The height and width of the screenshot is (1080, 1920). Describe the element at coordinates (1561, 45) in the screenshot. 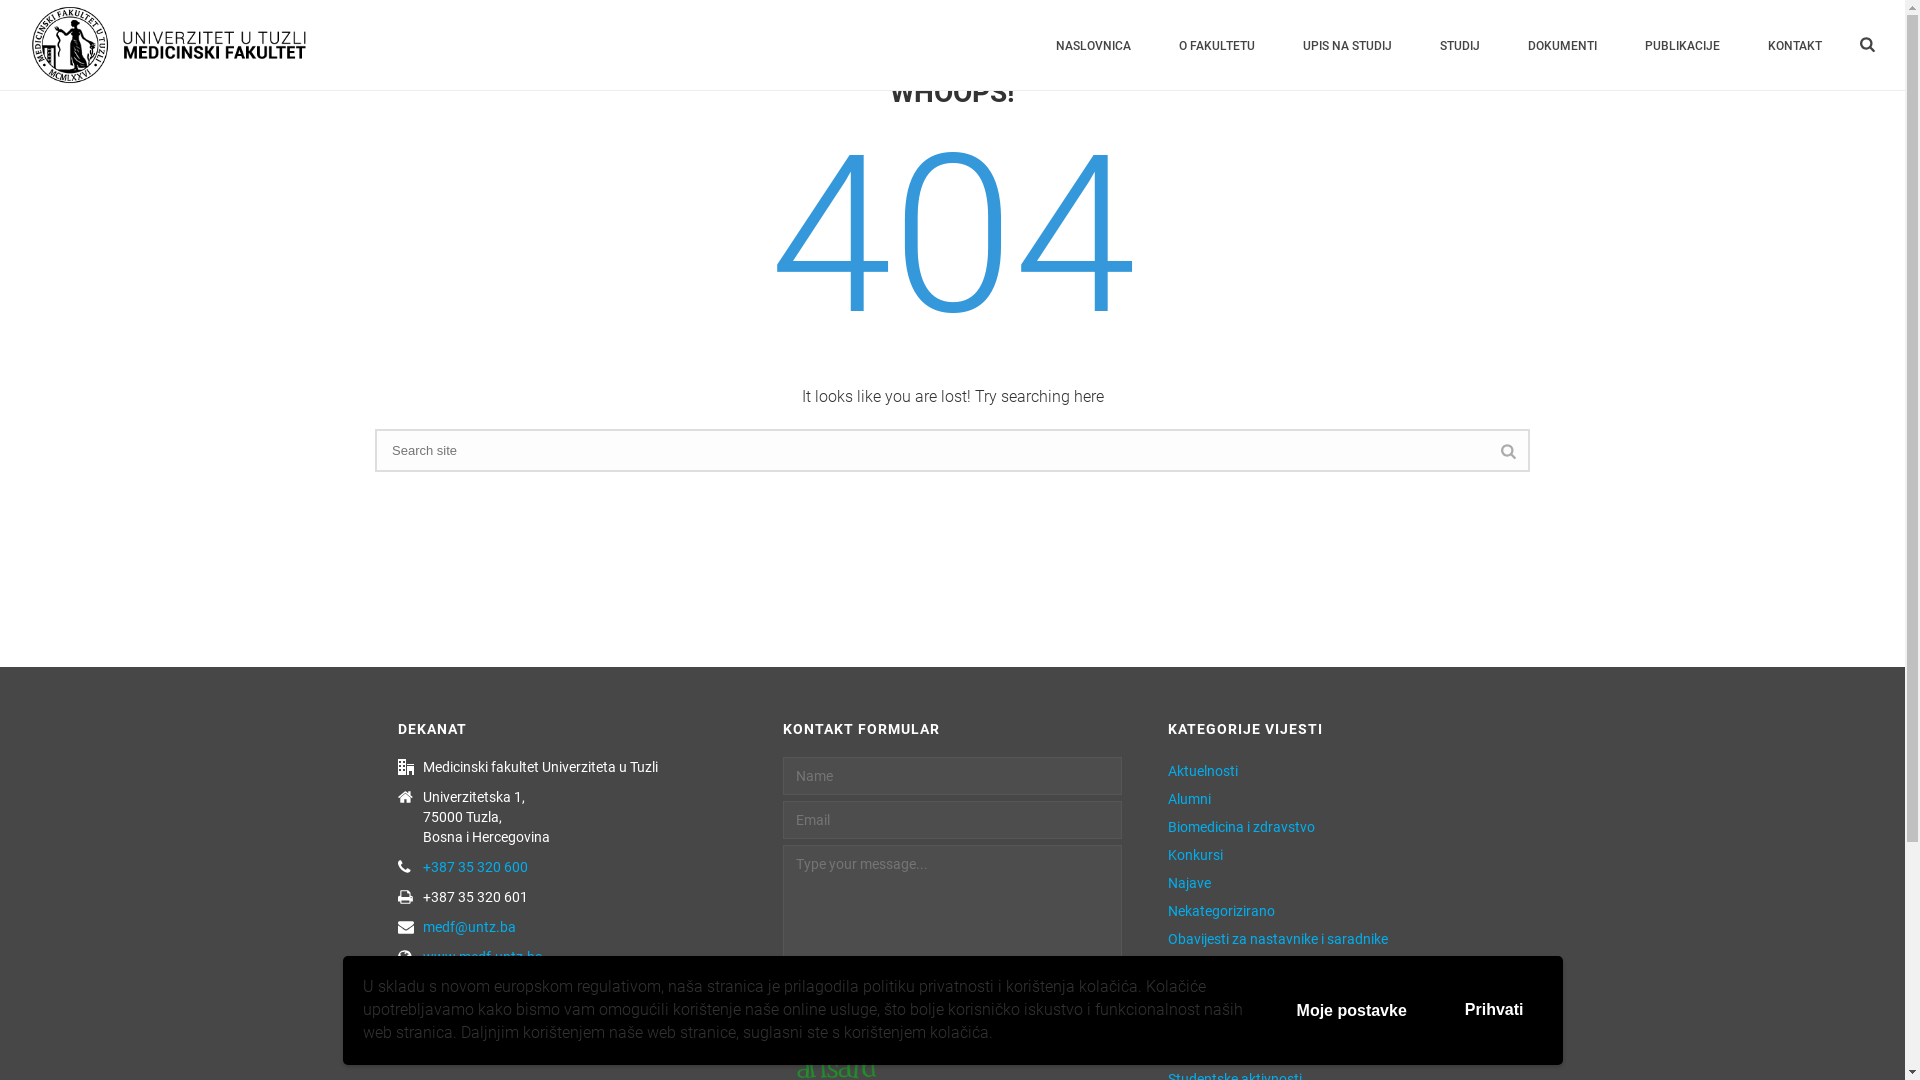

I see `'DOKUMENTI'` at that location.